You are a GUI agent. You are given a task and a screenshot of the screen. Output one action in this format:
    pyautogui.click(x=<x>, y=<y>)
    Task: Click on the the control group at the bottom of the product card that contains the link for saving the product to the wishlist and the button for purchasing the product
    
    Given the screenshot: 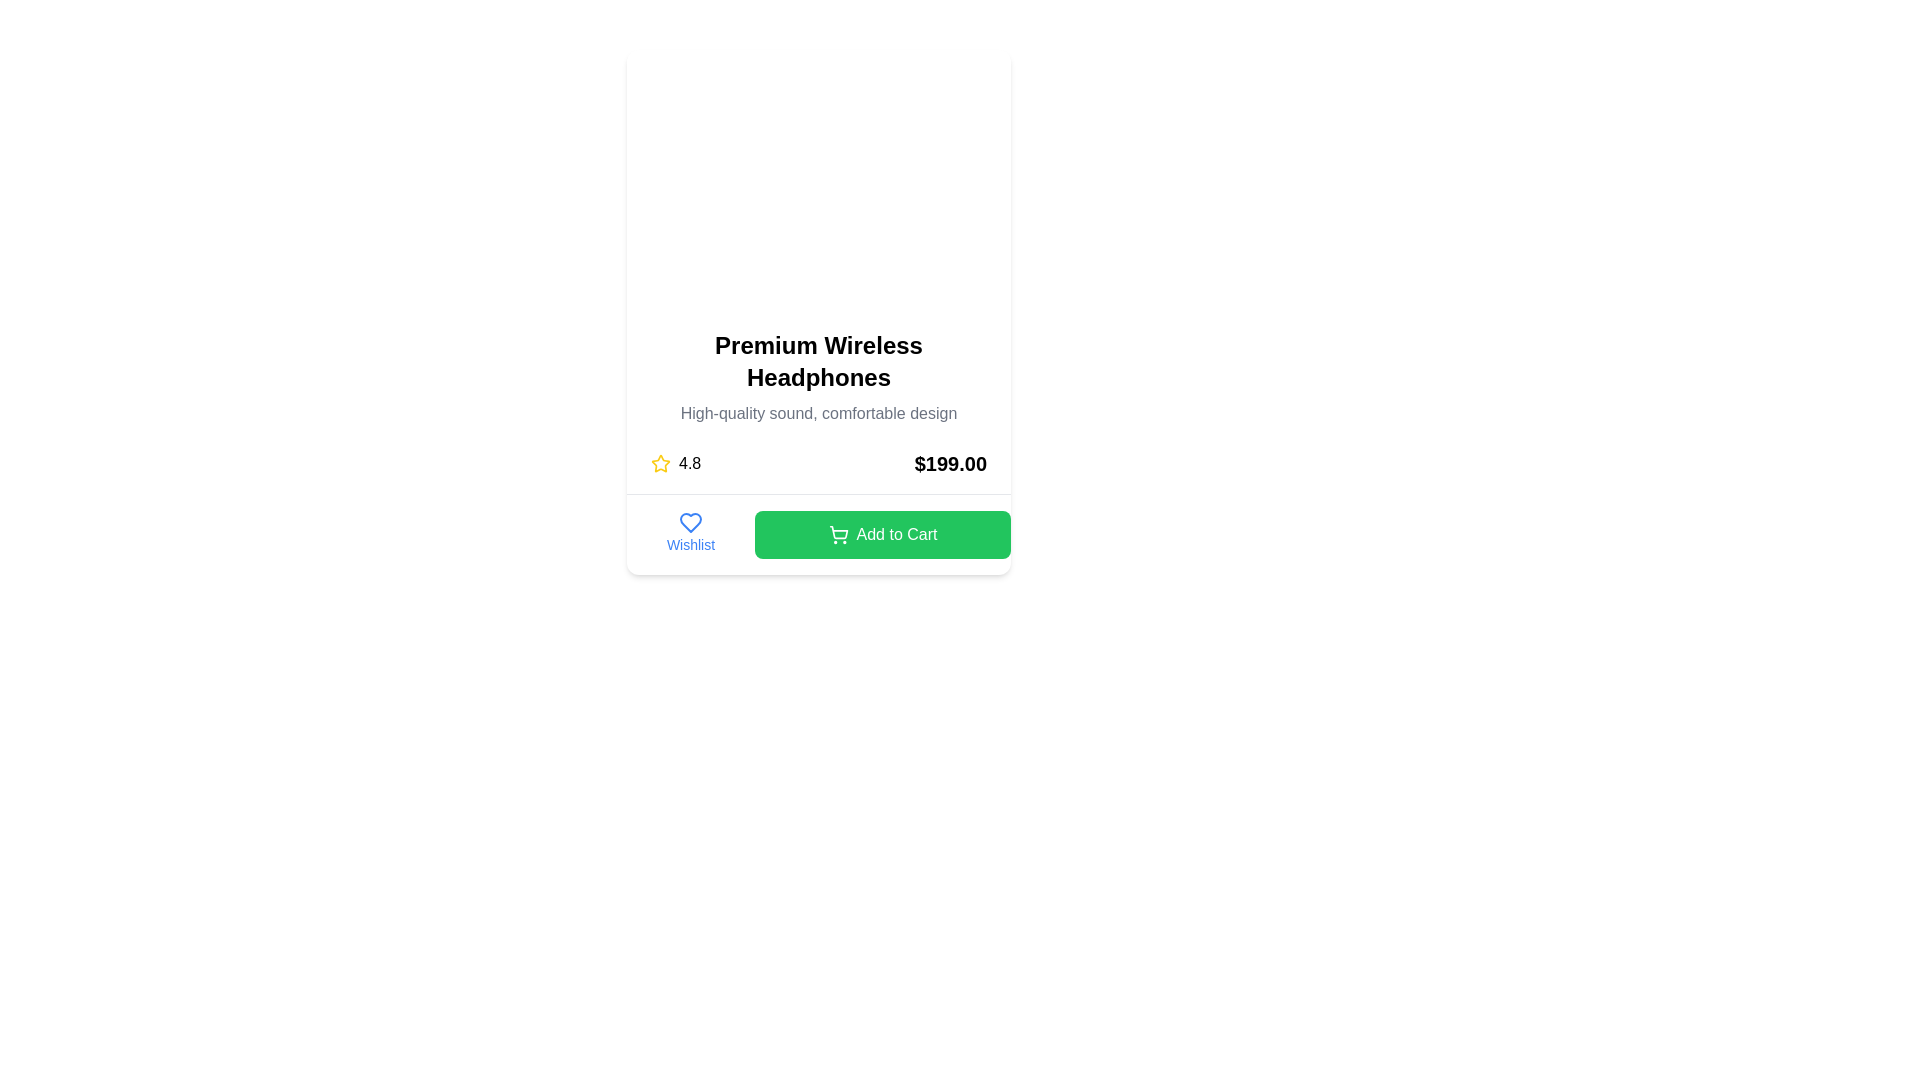 What is the action you would take?
    pyautogui.click(x=819, y=533)
    